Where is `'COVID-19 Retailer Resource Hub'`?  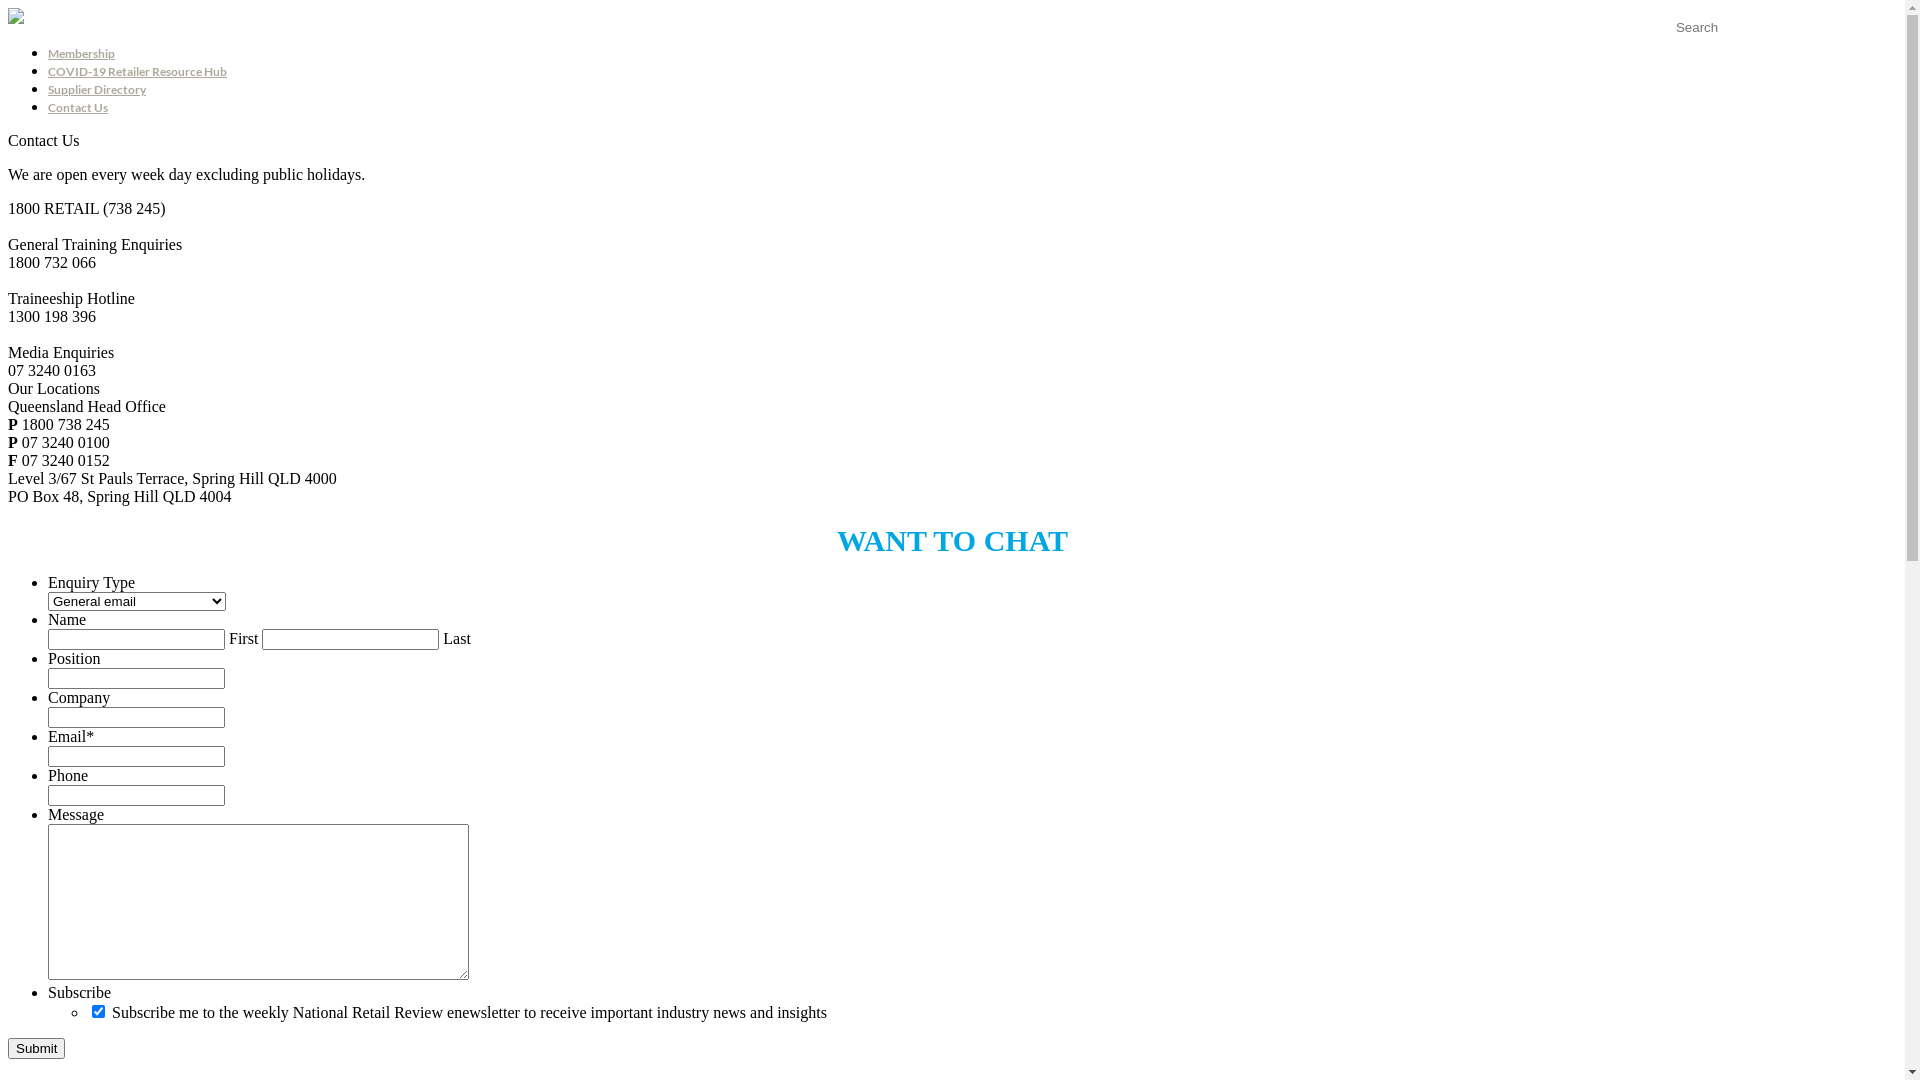
'COVID-19 Retailer Resource Hub' is located at coordinates (136, 70).